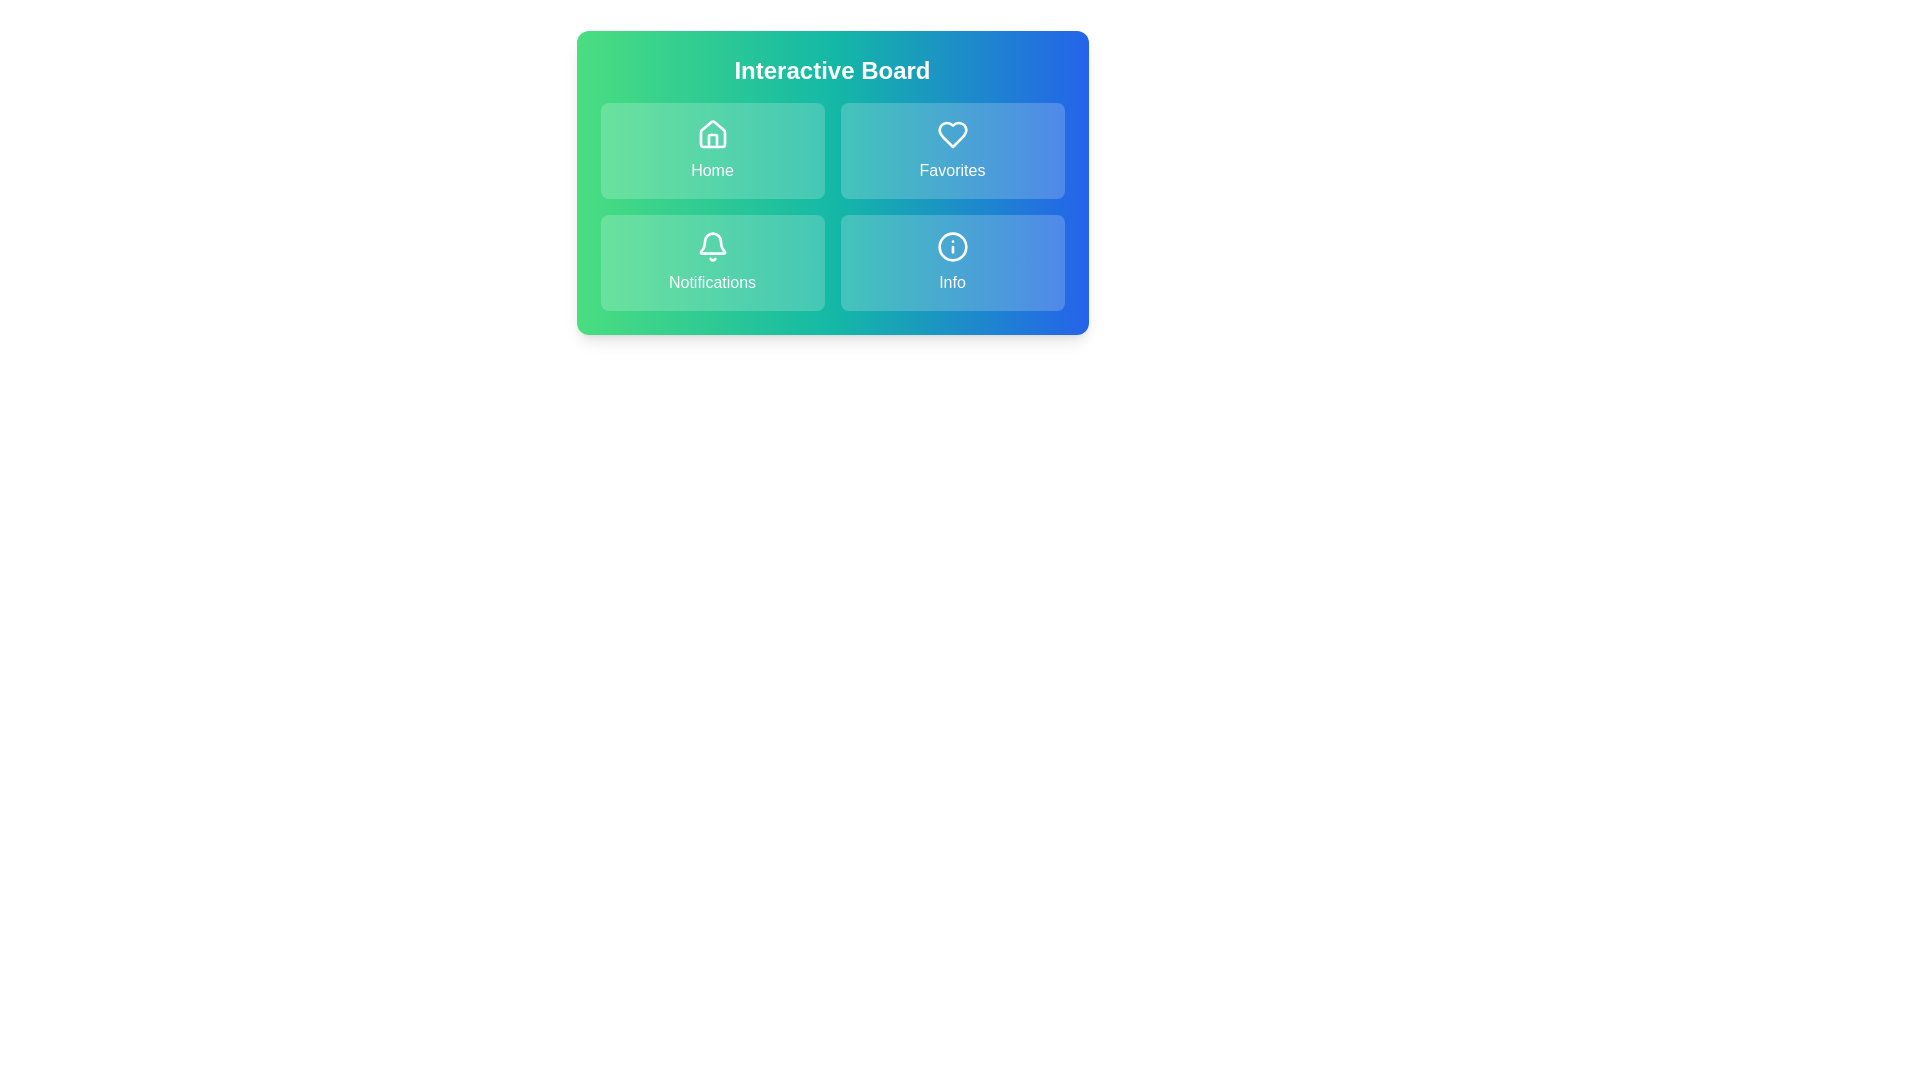  Describe the element at coordinates (951, 149) in the screenshot. I see `the 'Favorites' button located in the top-right cell of the 2x2 grid layout` at that location.